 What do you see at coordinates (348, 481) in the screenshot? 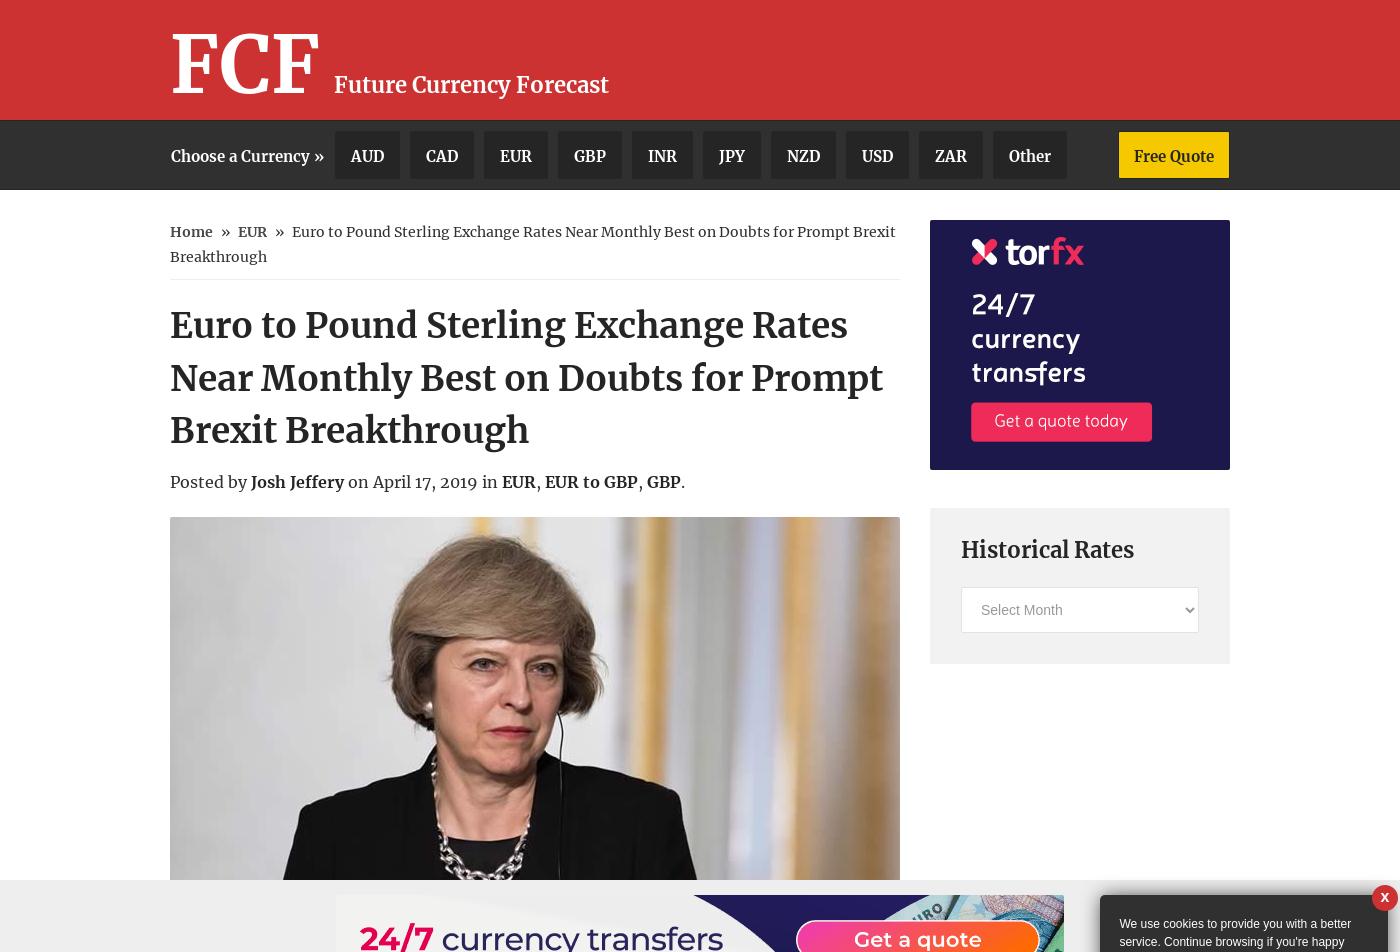
I see `'on'` at bounding box center [348, 481].